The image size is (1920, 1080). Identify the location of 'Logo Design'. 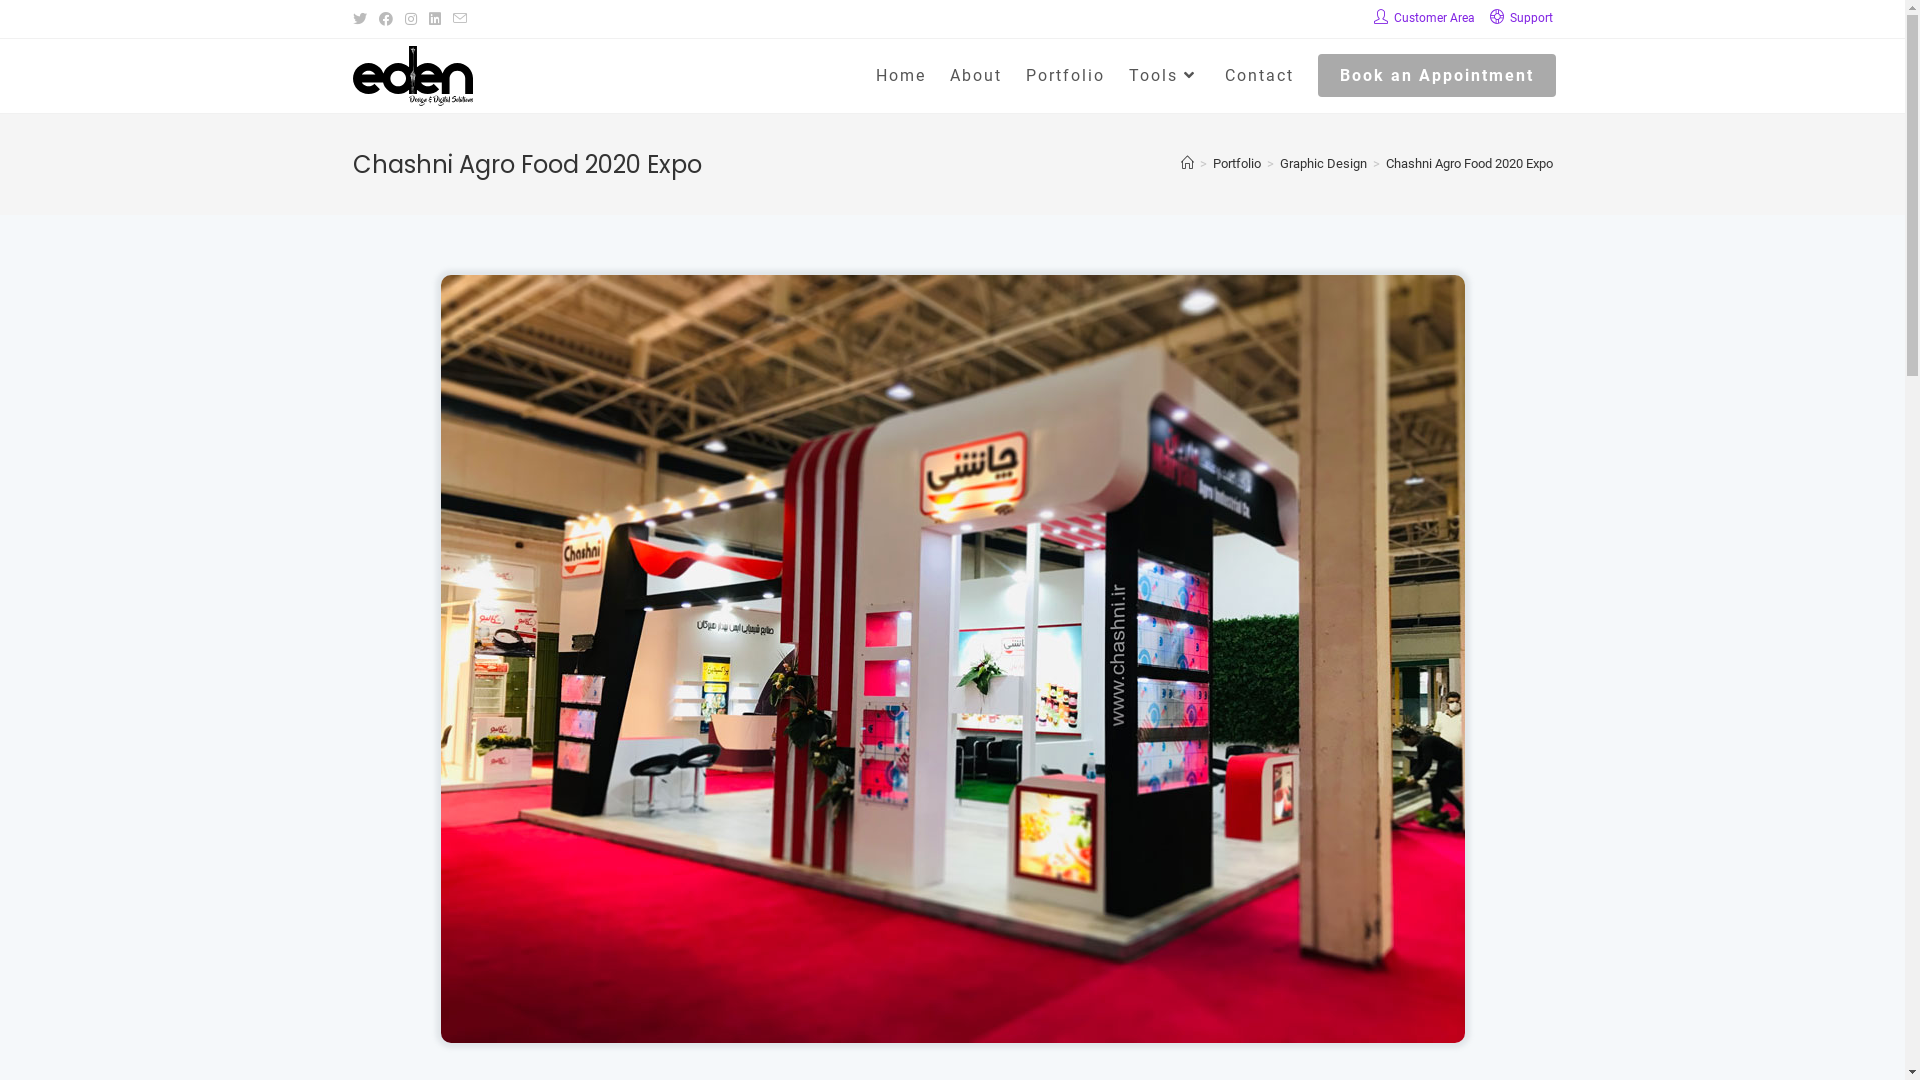
(667, 680).